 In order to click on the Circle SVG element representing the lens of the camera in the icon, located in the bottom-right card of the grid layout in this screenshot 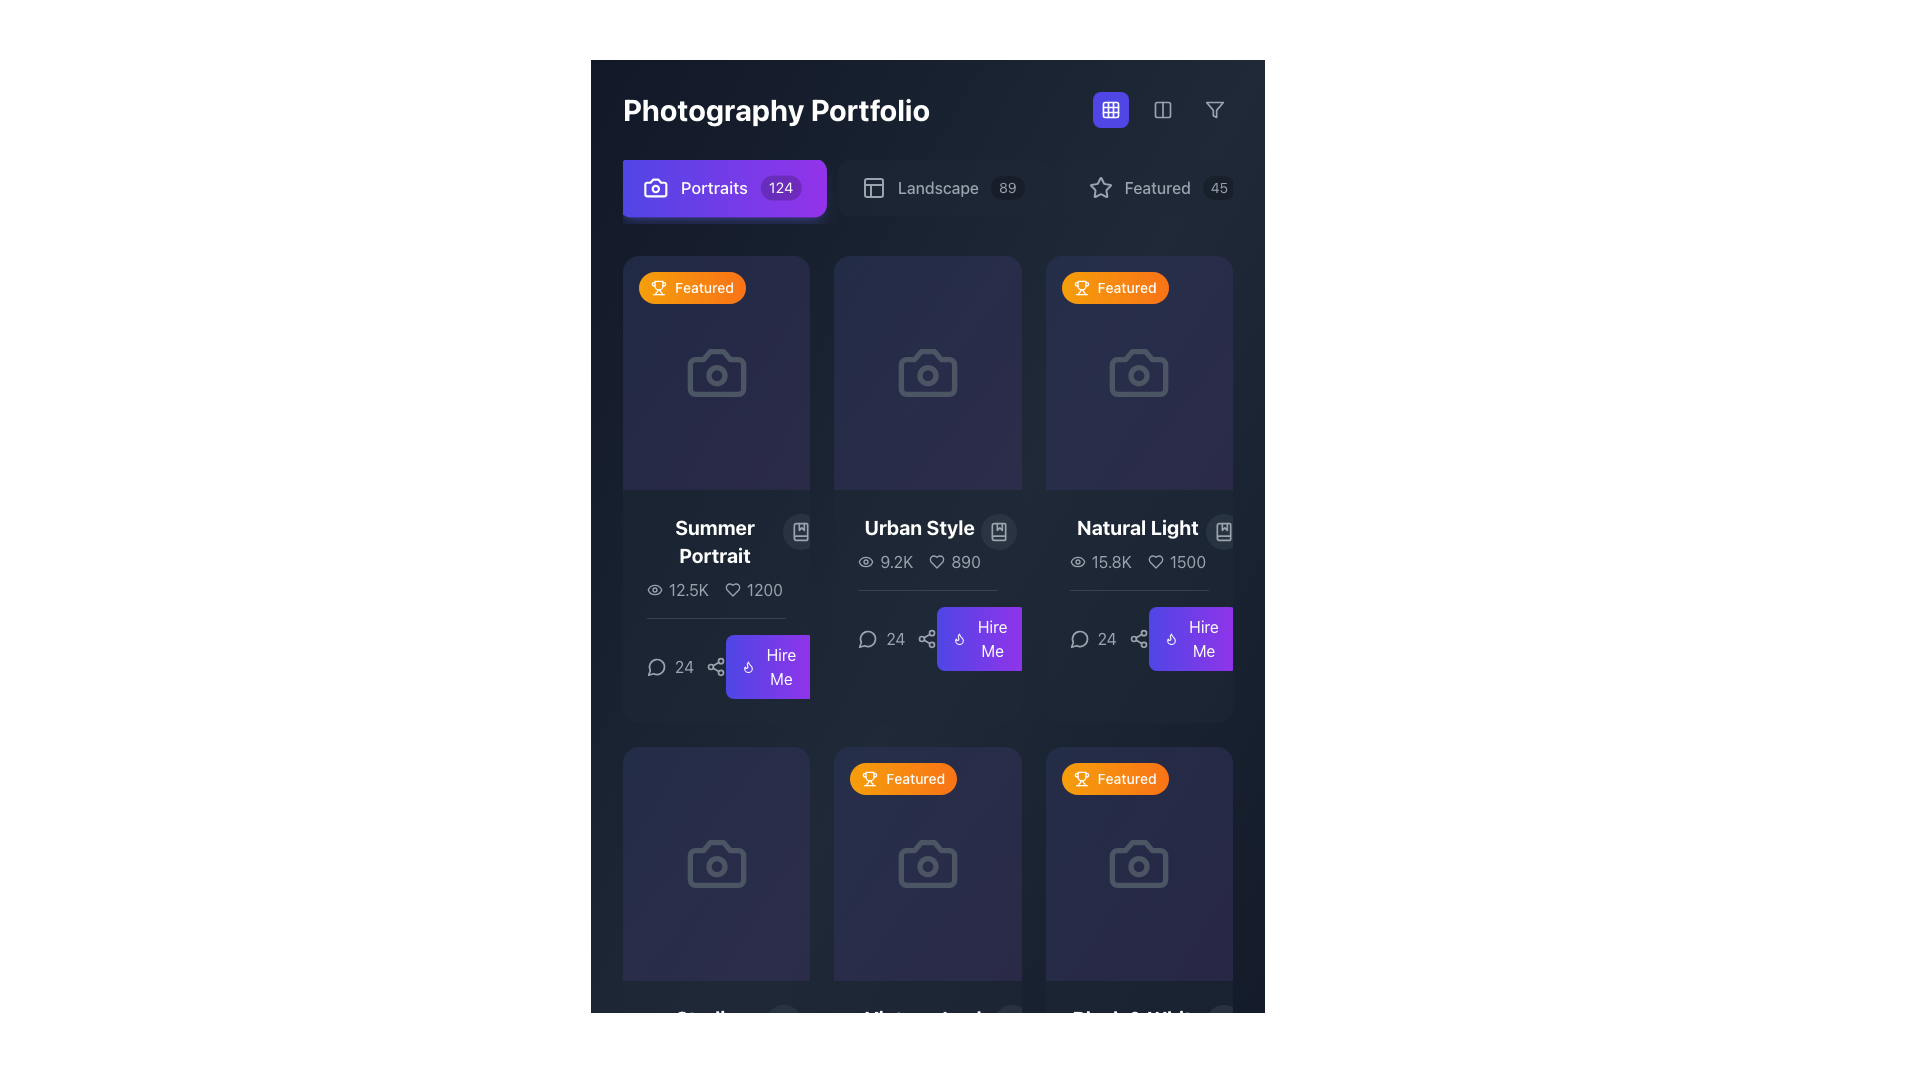, I will do `click(1139, 865)`.